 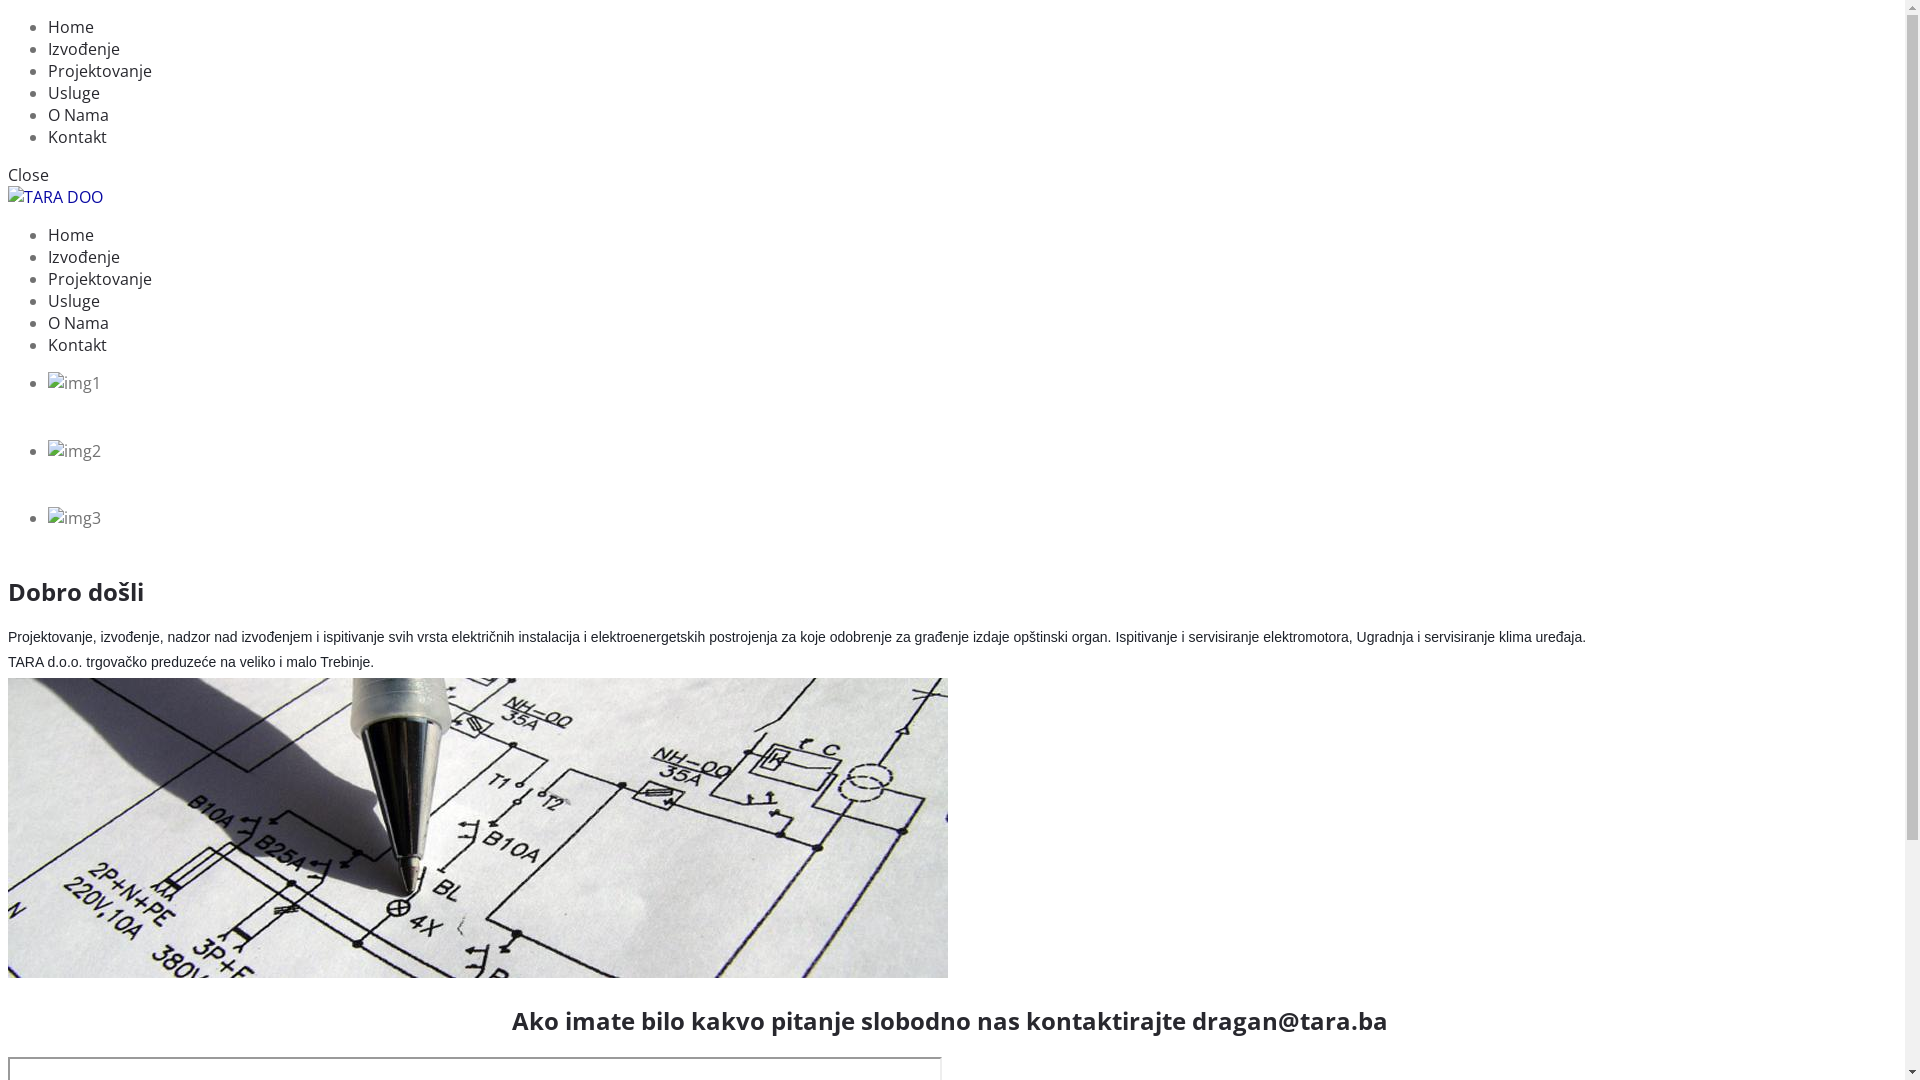 I want to click on 'Kontakt', so click(x=77, y=343).